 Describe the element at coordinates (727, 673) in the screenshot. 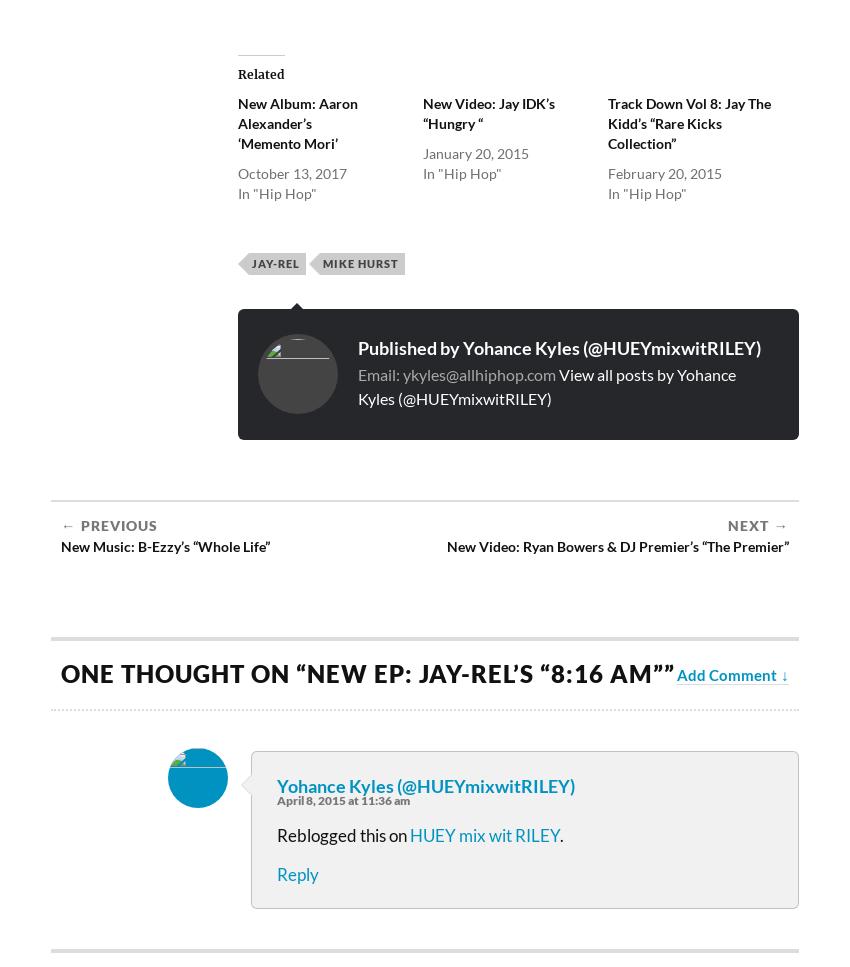

I see `'Add Comment'` at that location.